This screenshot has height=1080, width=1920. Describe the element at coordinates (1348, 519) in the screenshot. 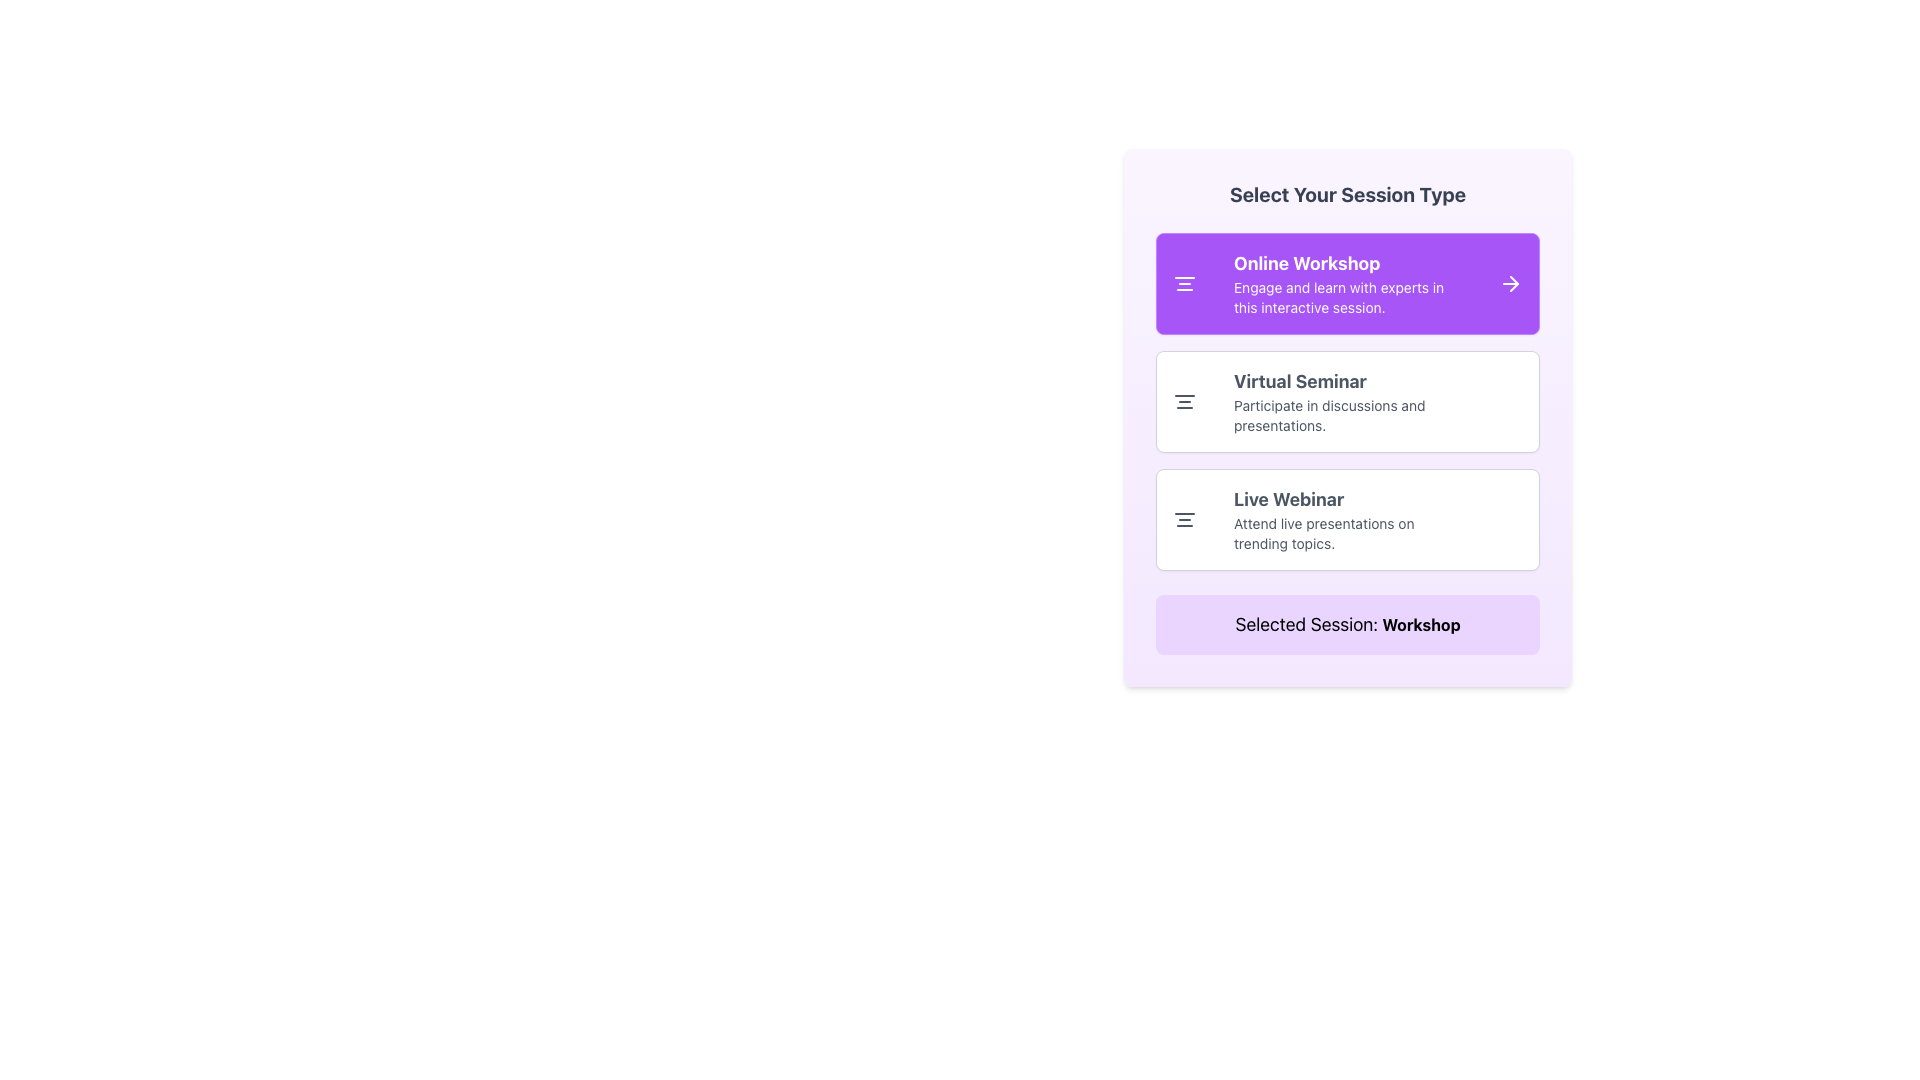

I see `keyboard navigation` at that location.